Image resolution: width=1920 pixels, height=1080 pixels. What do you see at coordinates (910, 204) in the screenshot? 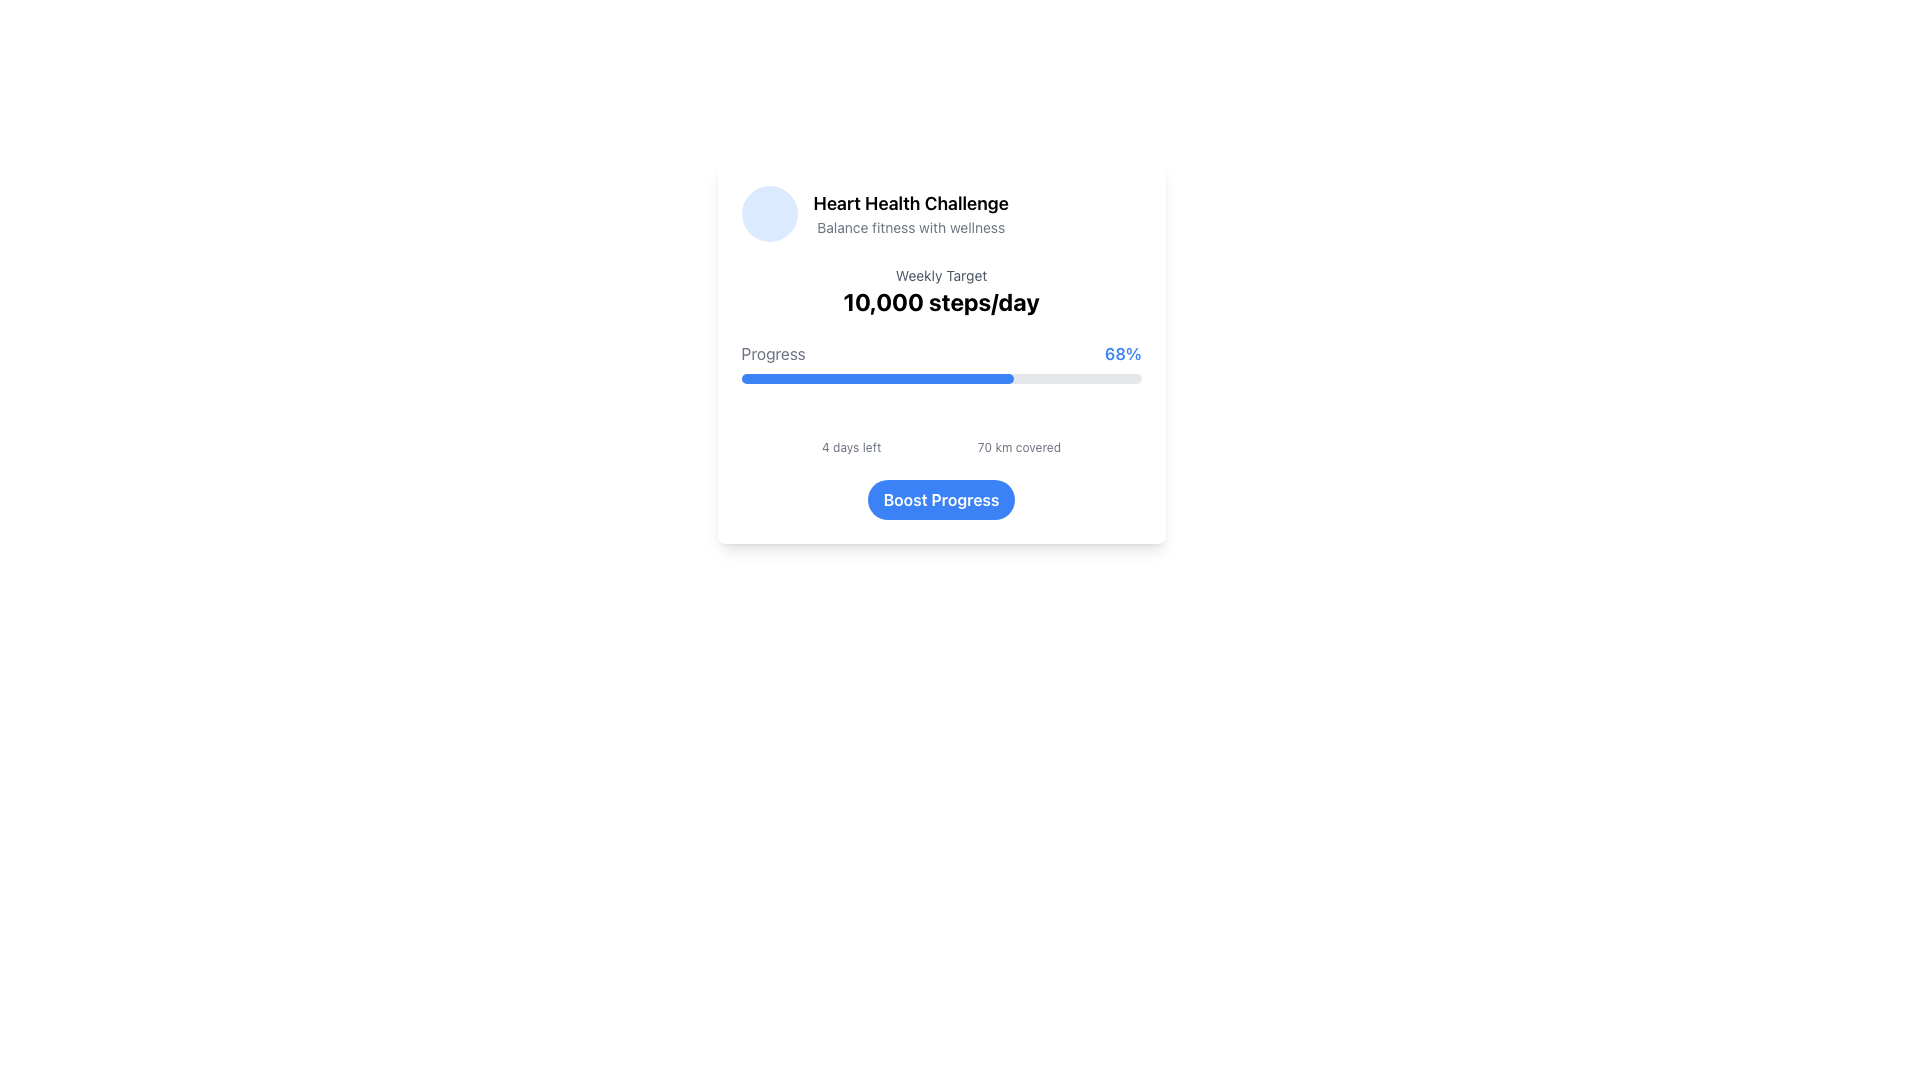
I see `text label displaying 'Heart Health Challenge', which is prominently styled and positioned at the top-left section of a card-like layout` at bounding box center [910, 204].